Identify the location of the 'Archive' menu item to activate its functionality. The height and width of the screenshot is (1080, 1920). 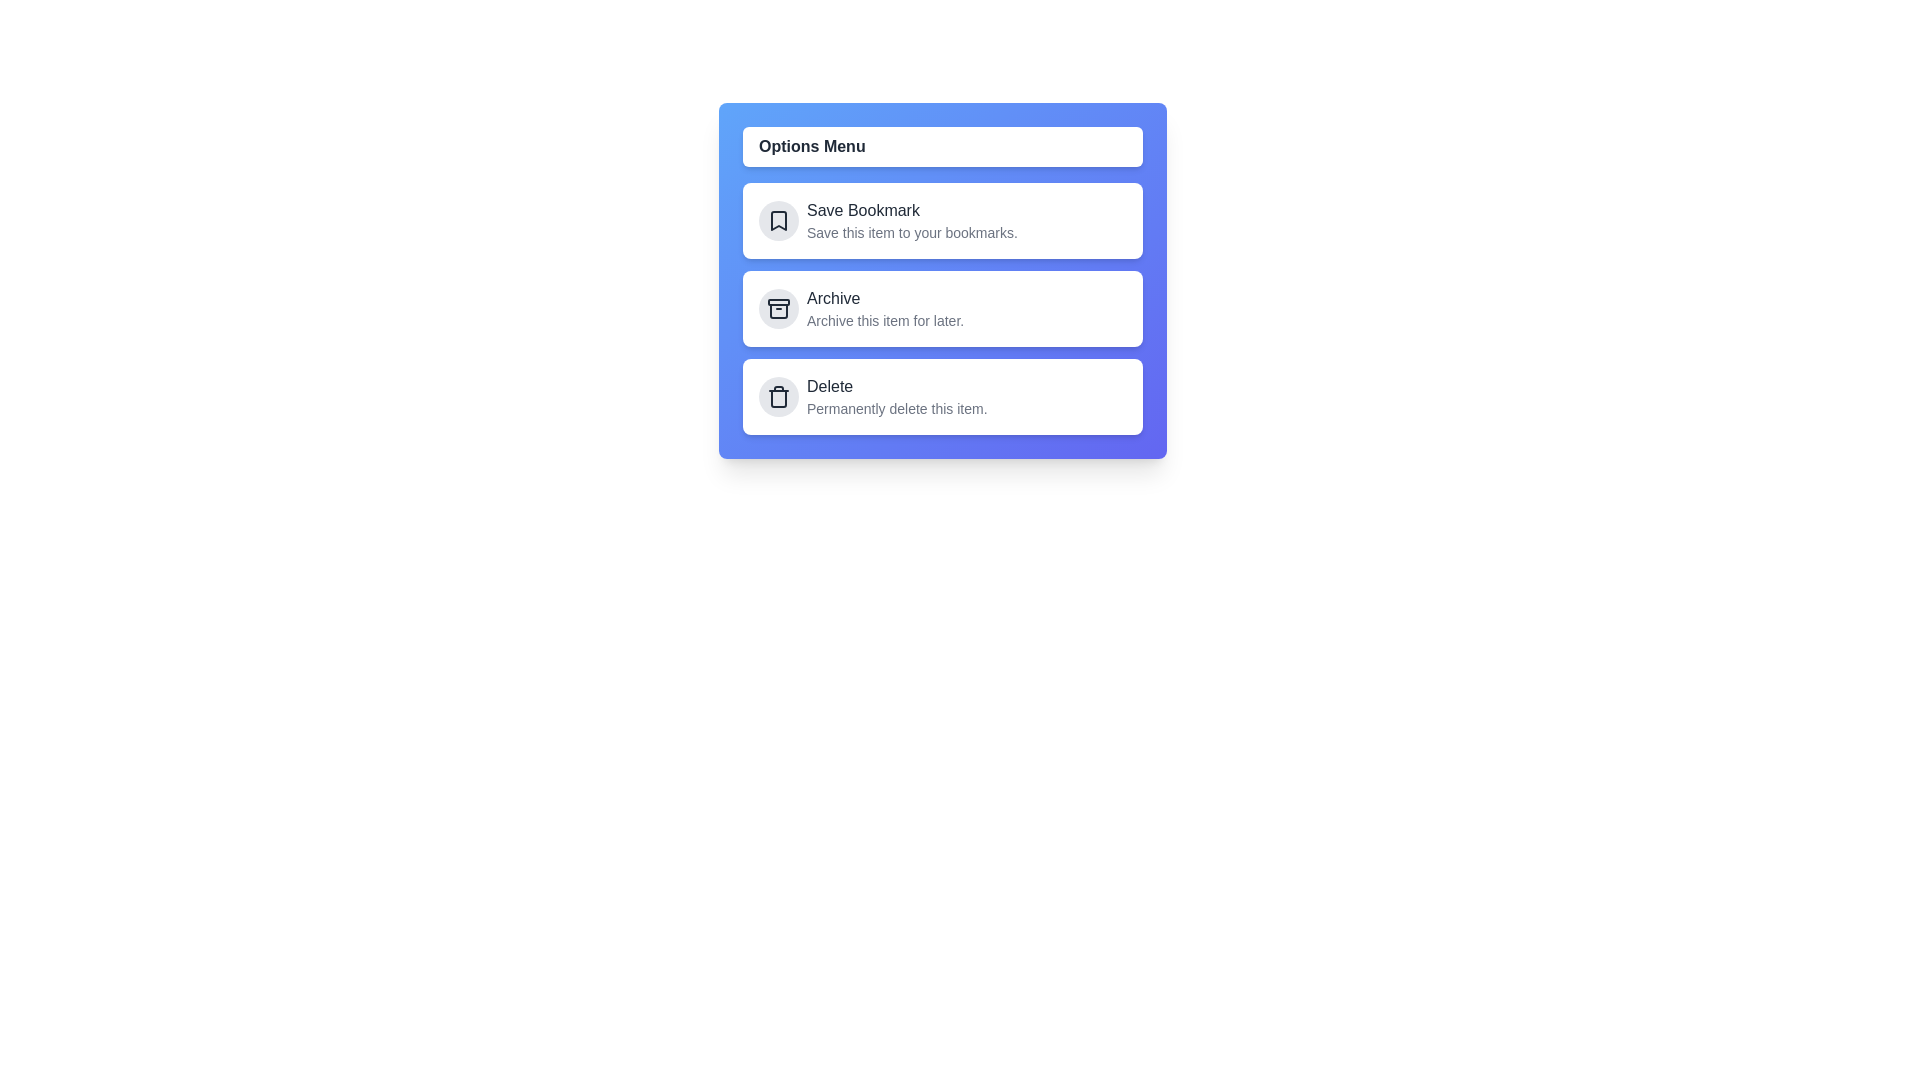
(941, 308).